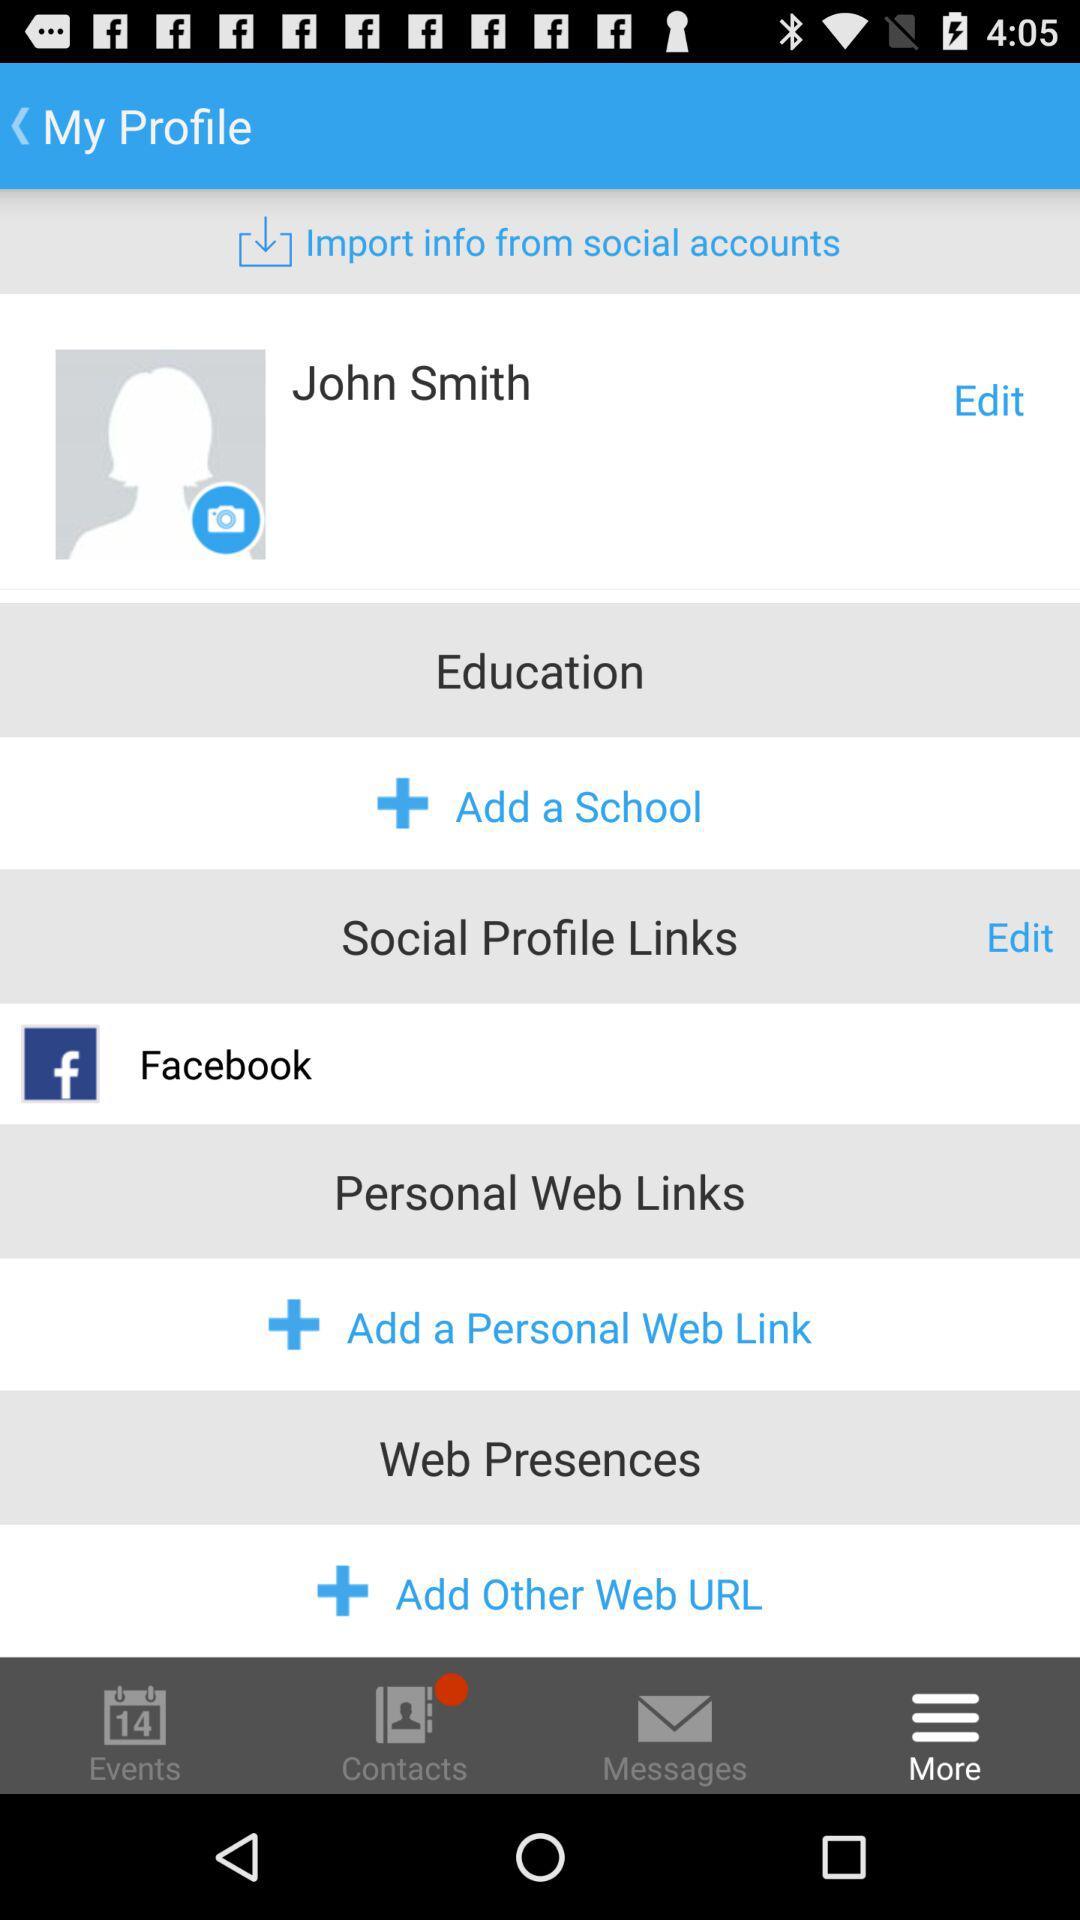 This screenshot has width=1080, height=1920. I want to click on contacts, so click(405, 1732).